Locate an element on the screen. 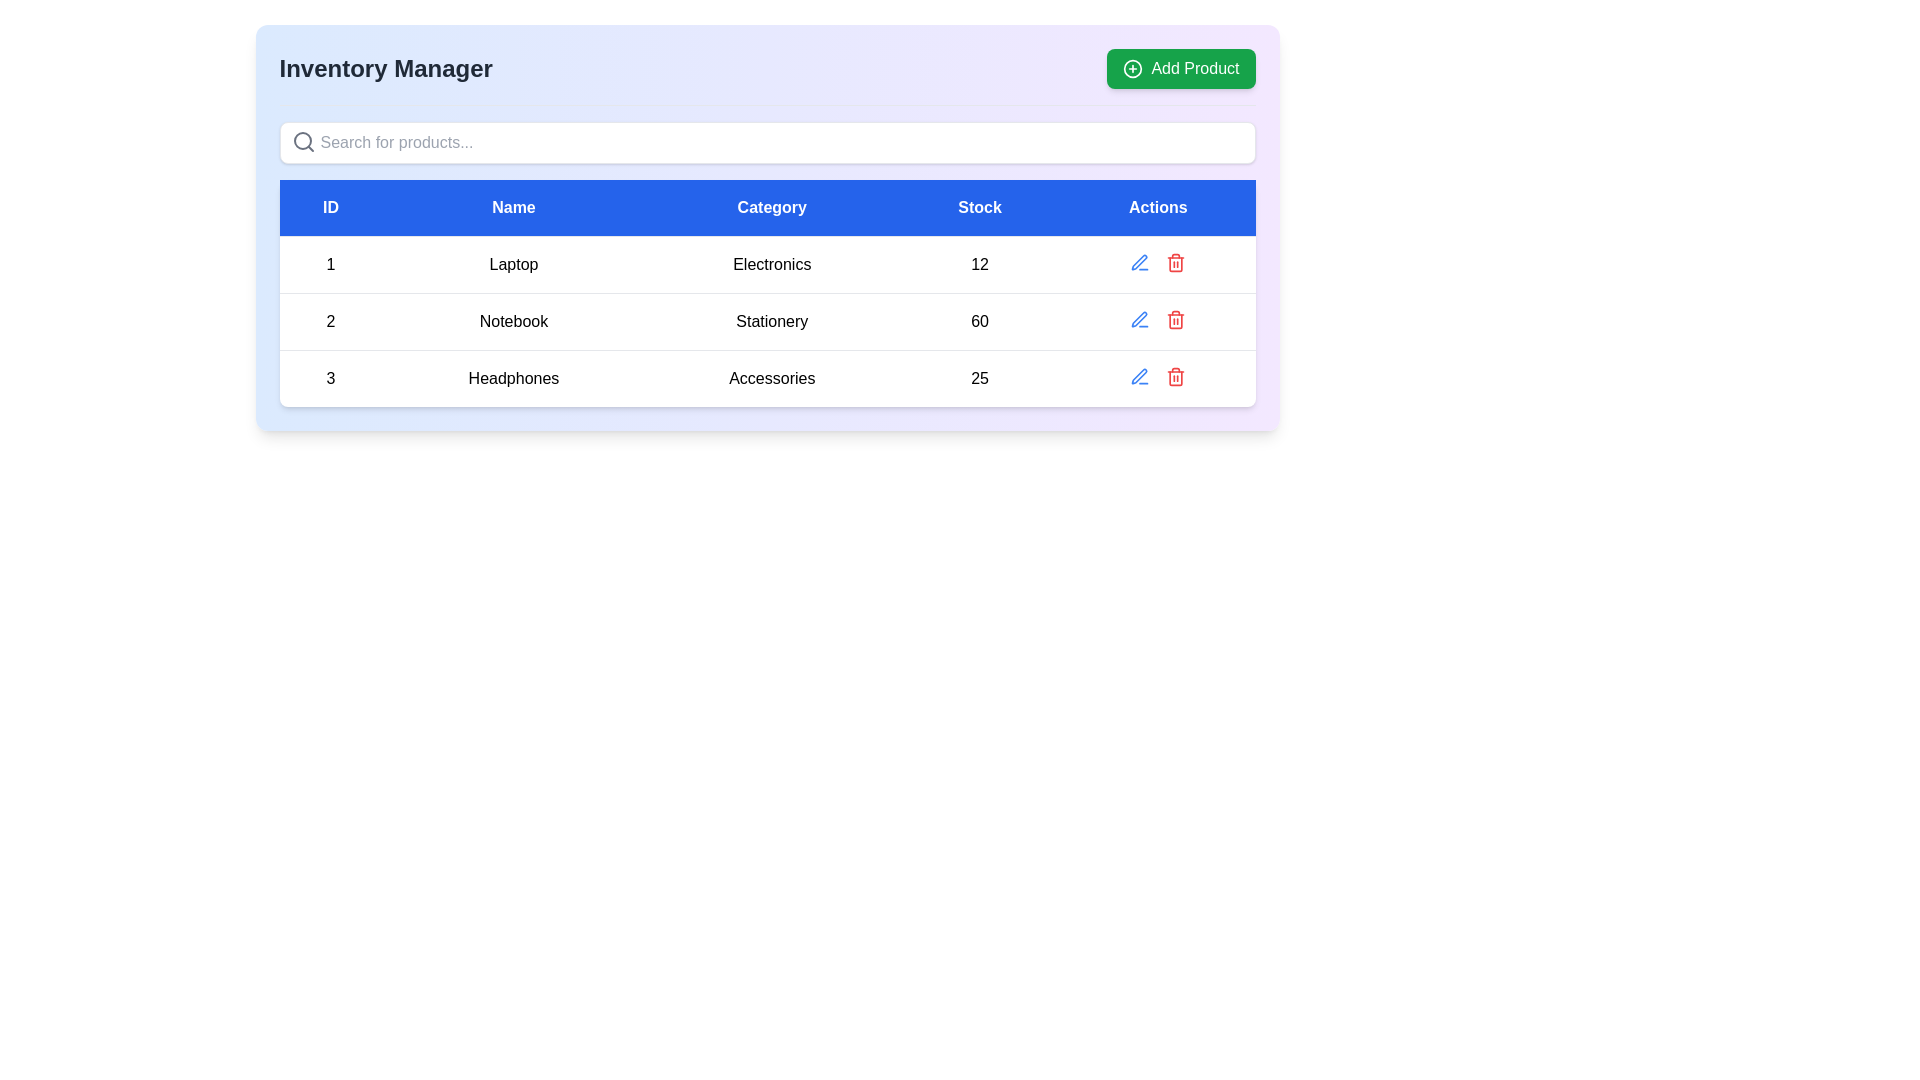 This screenshot has width=1920, height=1080. text of the label with a blue background and bold white text that says 'Actions', which is the last column header in the table is located at coordinates (1158, 208).